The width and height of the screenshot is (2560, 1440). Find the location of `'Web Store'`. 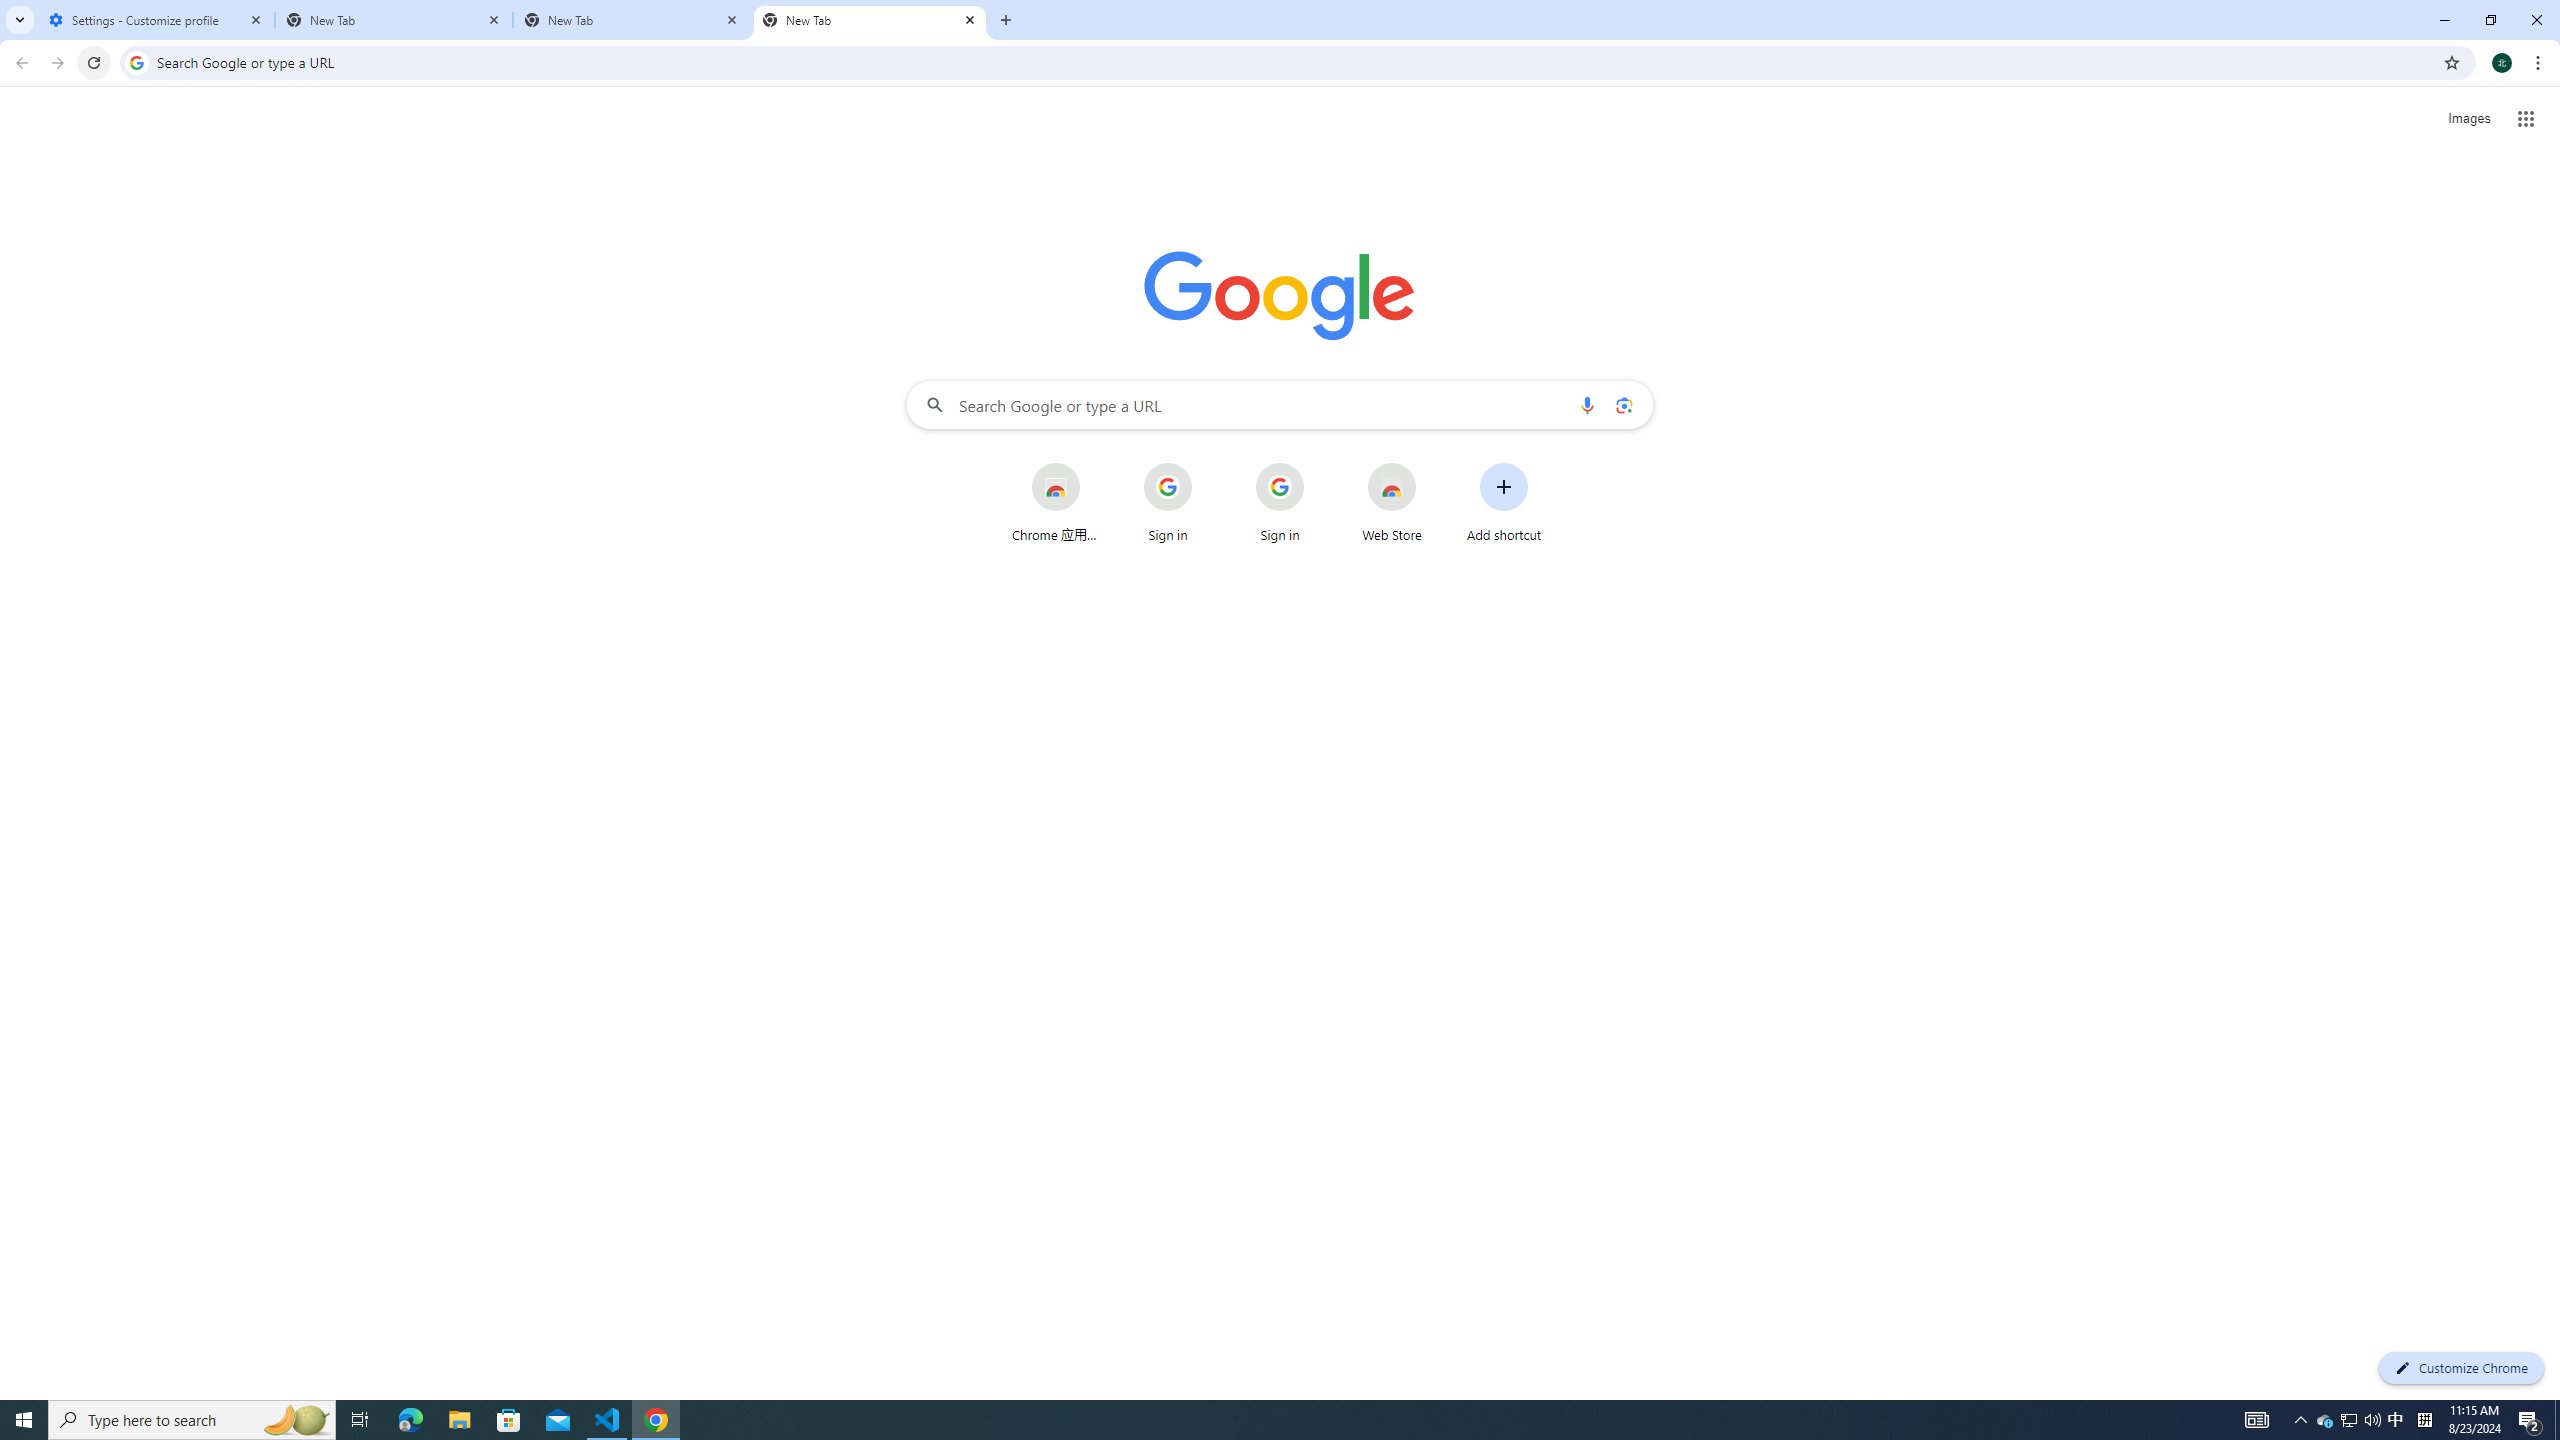

'Web Store' is located at coordinates (1391, 501).